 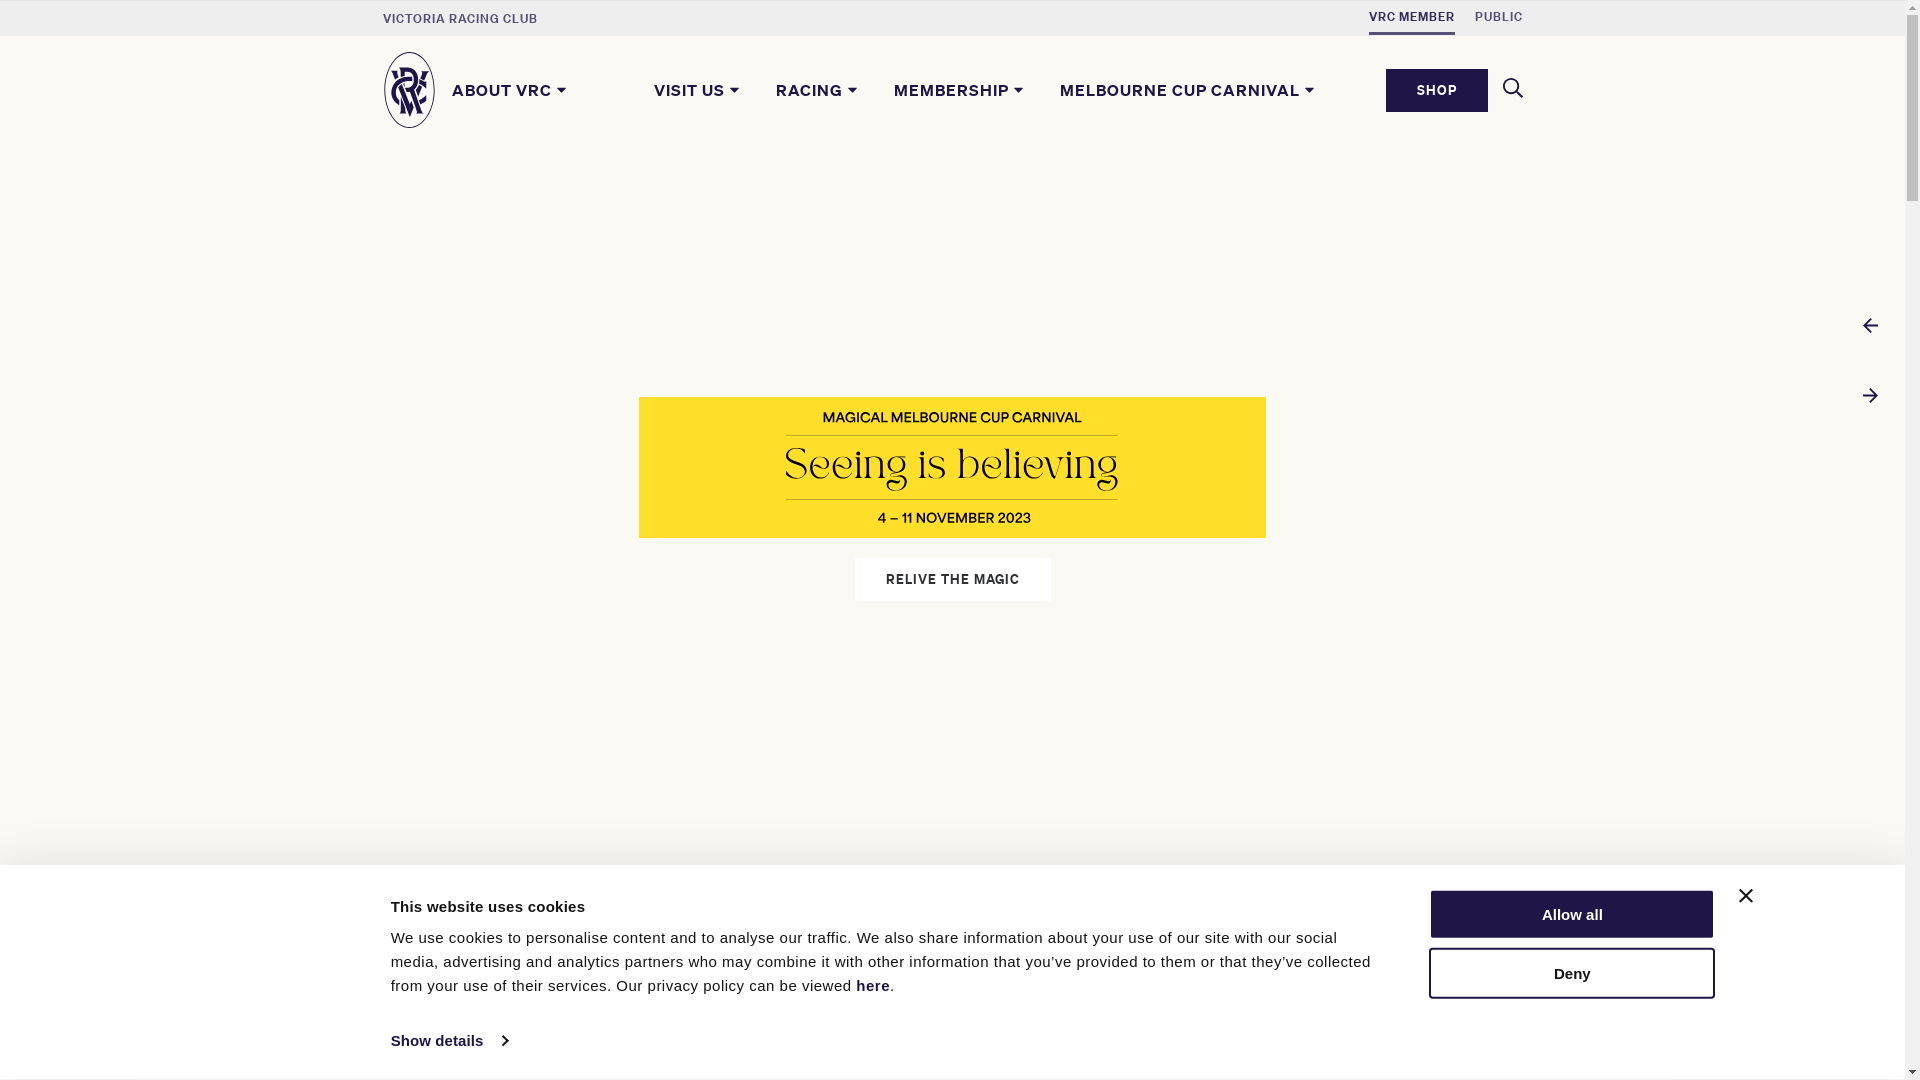 What do you see at coordinates (699, 88) in the screenshot?
I see `'VISIT US'` at bounding box center [699, 88].